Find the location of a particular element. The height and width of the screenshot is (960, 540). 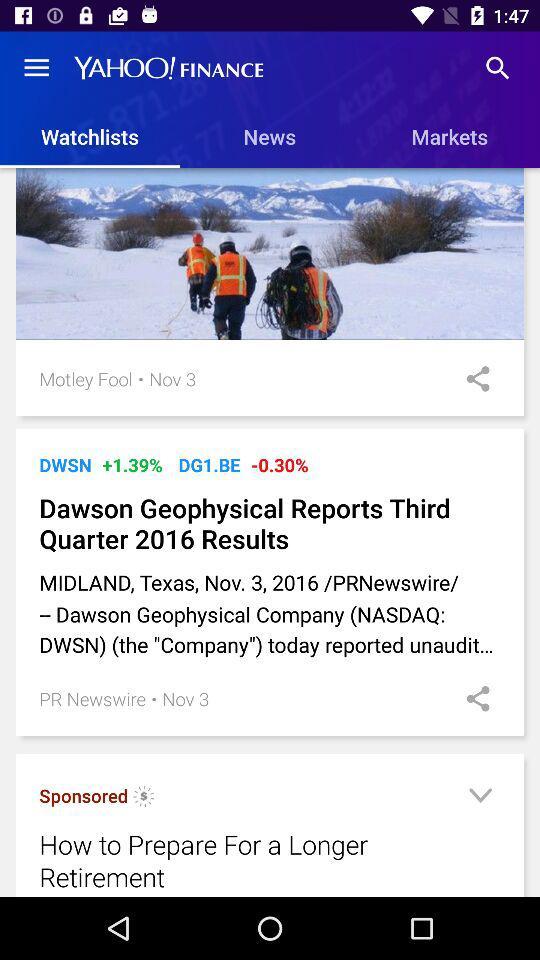

item above watchlists item is located at coordinates (36, 68).